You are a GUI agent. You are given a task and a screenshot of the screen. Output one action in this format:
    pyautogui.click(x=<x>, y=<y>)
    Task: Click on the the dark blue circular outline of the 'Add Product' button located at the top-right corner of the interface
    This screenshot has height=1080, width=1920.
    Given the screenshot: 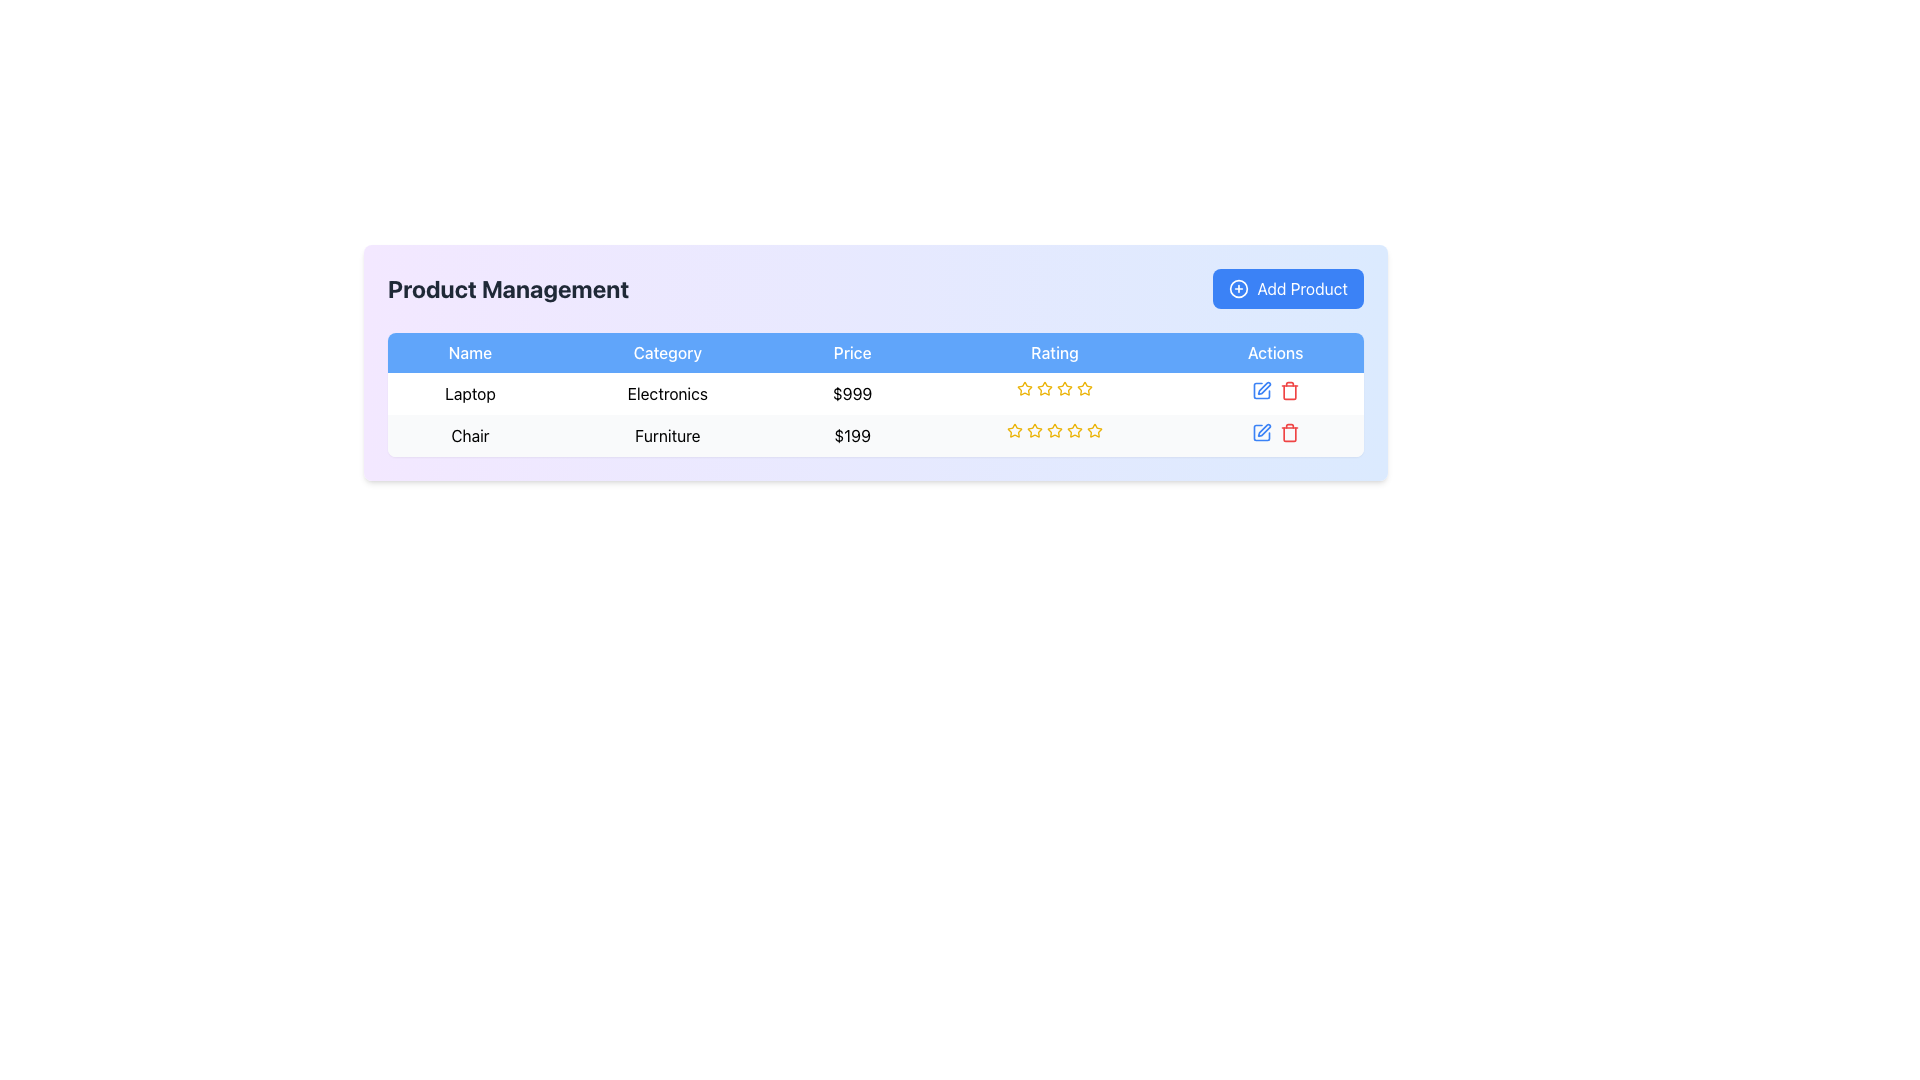 What is the action you would take?
    pyautogui.click(x=1238, y=289)
    